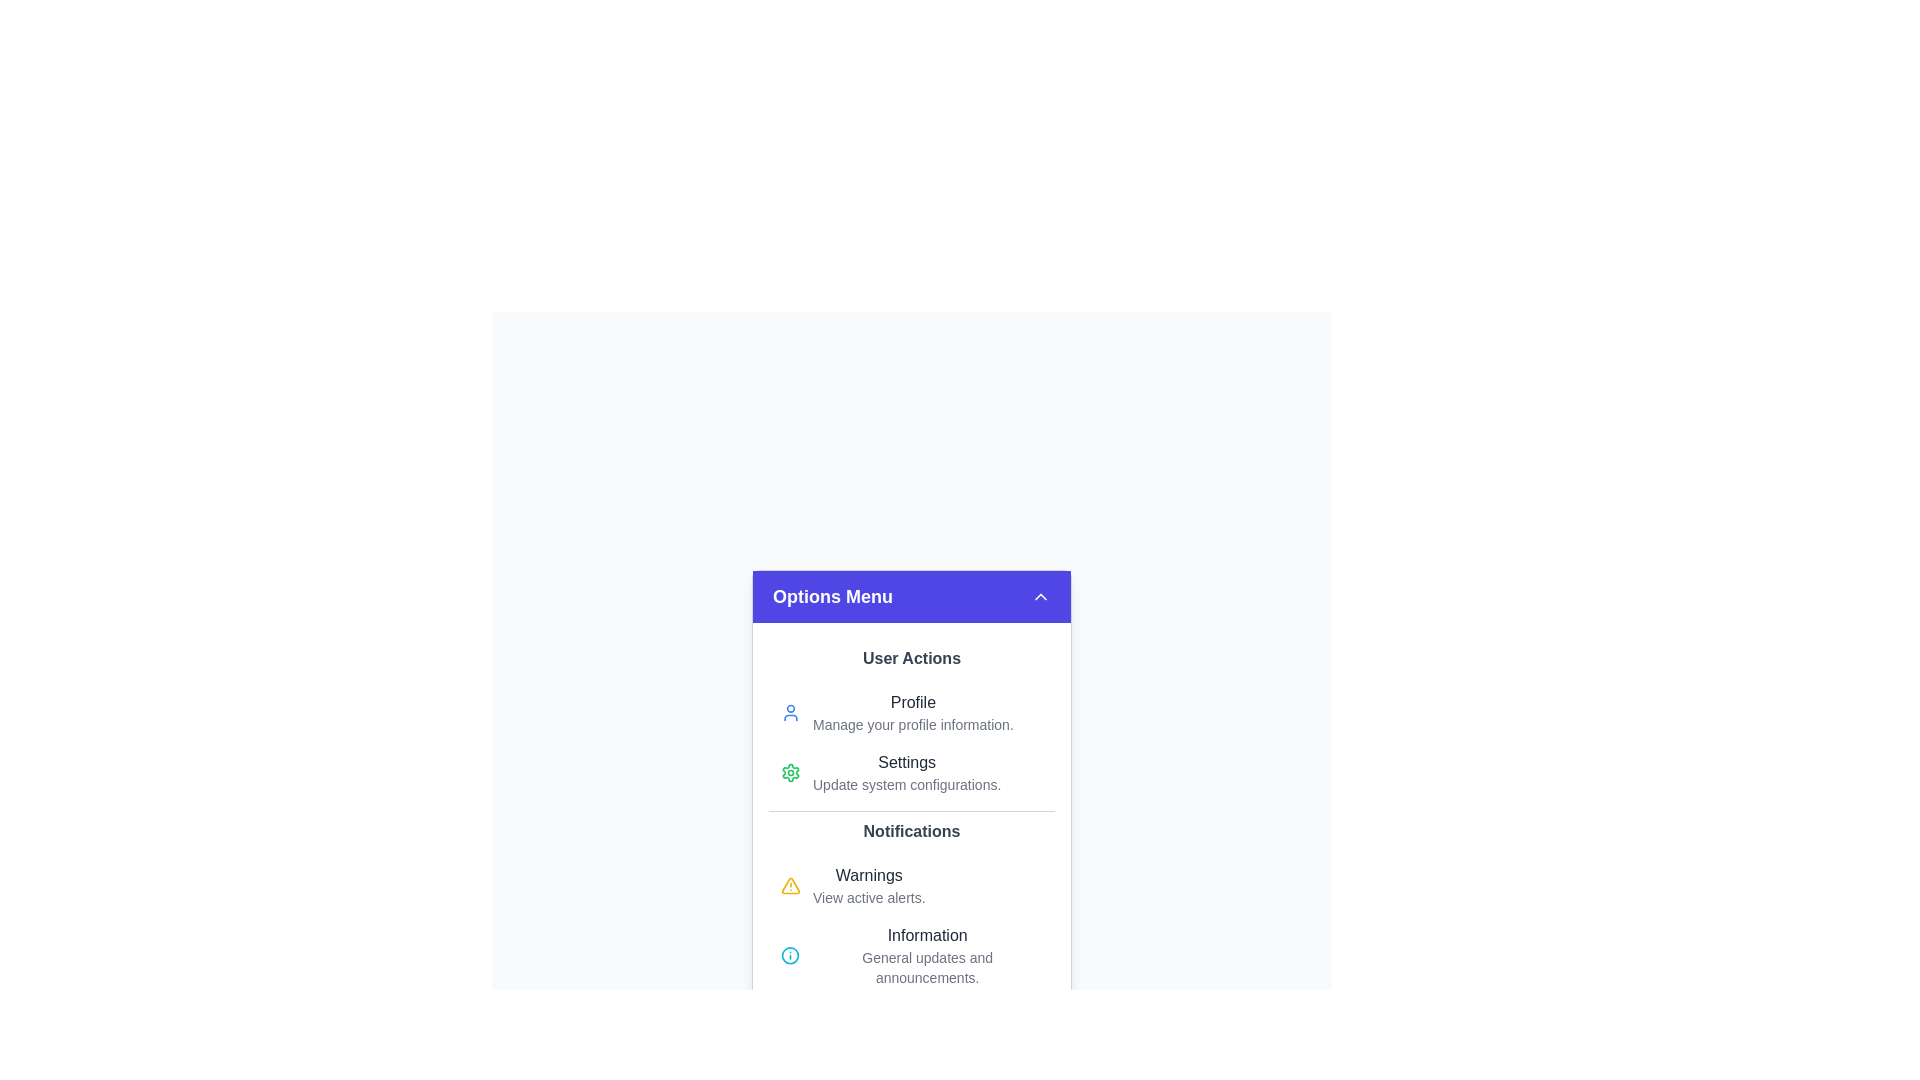 Image resolution: width=1920 pixels, height=1080 pixels. What do you see at coordinates (911, 885) in the screenshot?
I see `the clickable list item labeled 'Warnings' with a warning icon, which is located under the 'Notifications' section in the menu` at bounding box center [911, 885].